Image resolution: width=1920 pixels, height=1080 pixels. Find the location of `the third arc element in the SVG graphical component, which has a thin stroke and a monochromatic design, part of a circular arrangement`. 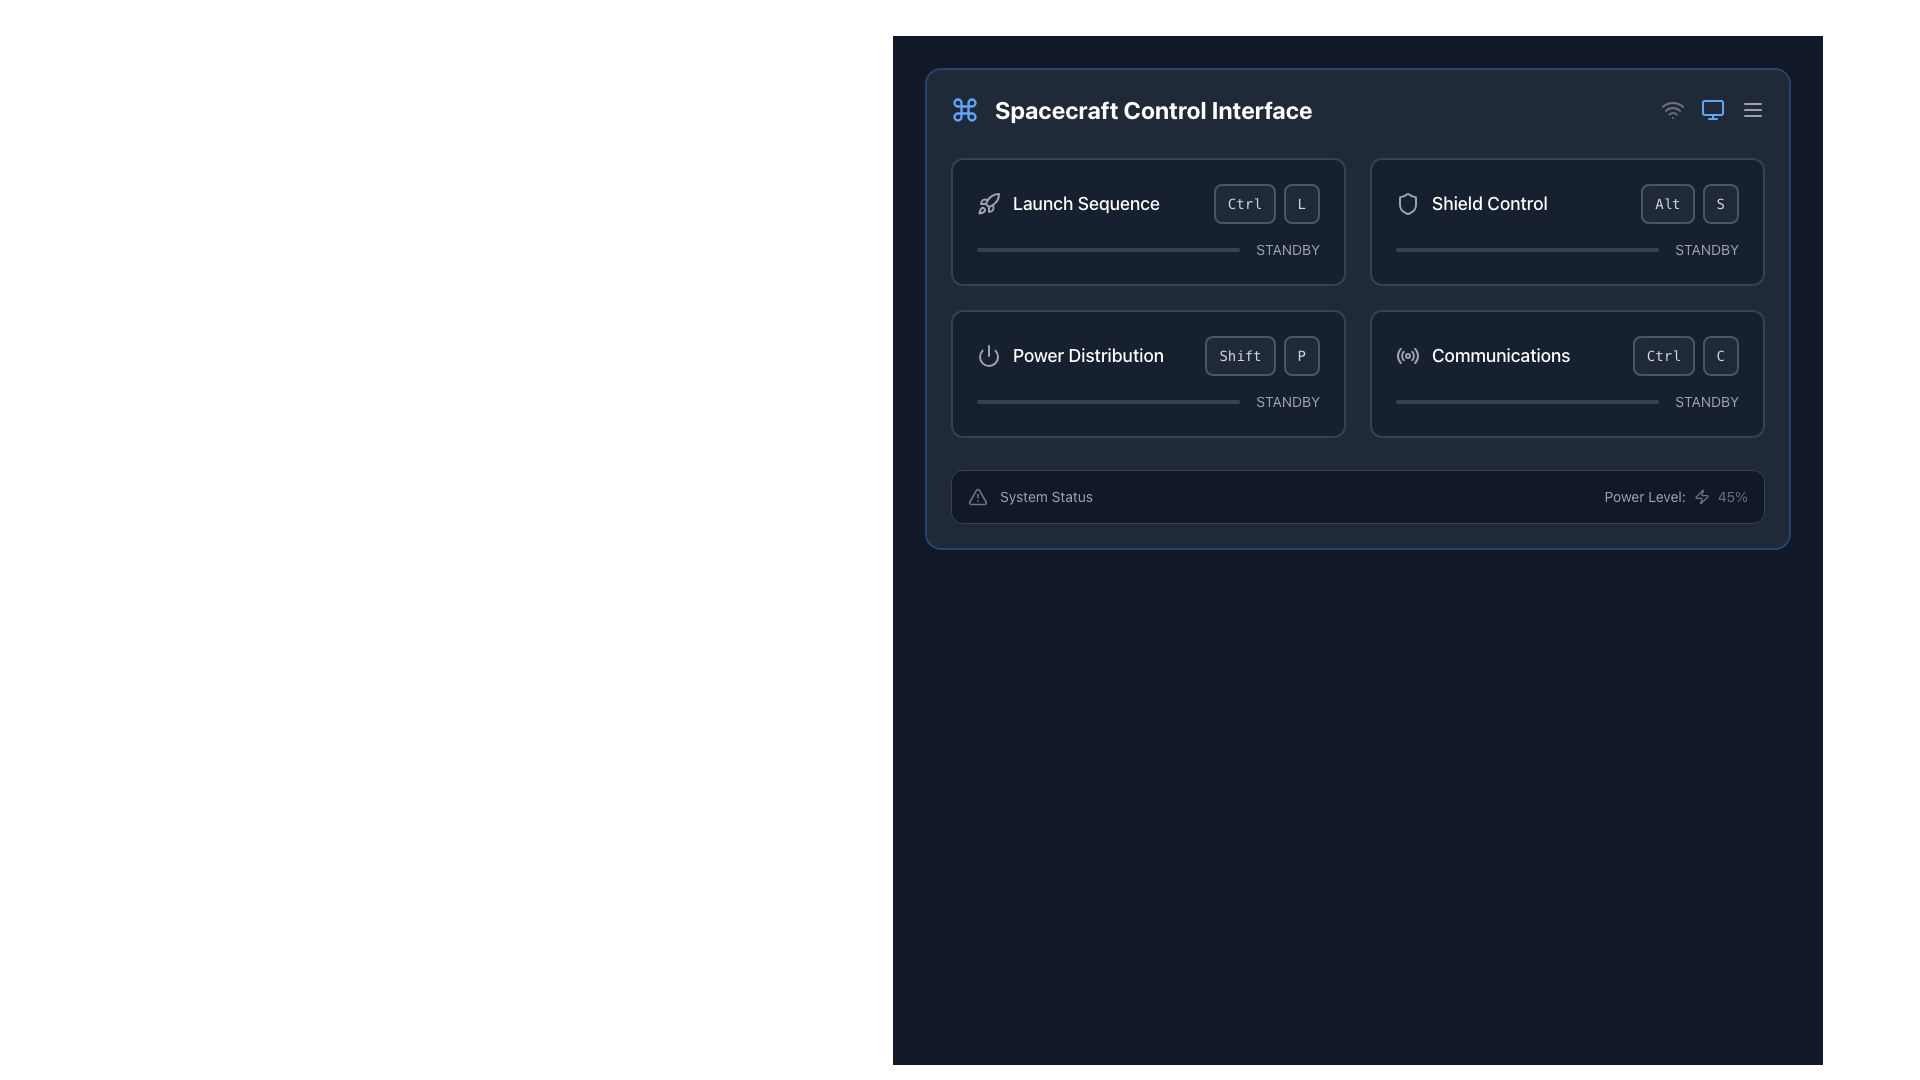

the third arc element in the SVG graphical component, which has a thin stroke and a monochromatic design, part of a circular arrangement is located at coordinates (1412, 355).